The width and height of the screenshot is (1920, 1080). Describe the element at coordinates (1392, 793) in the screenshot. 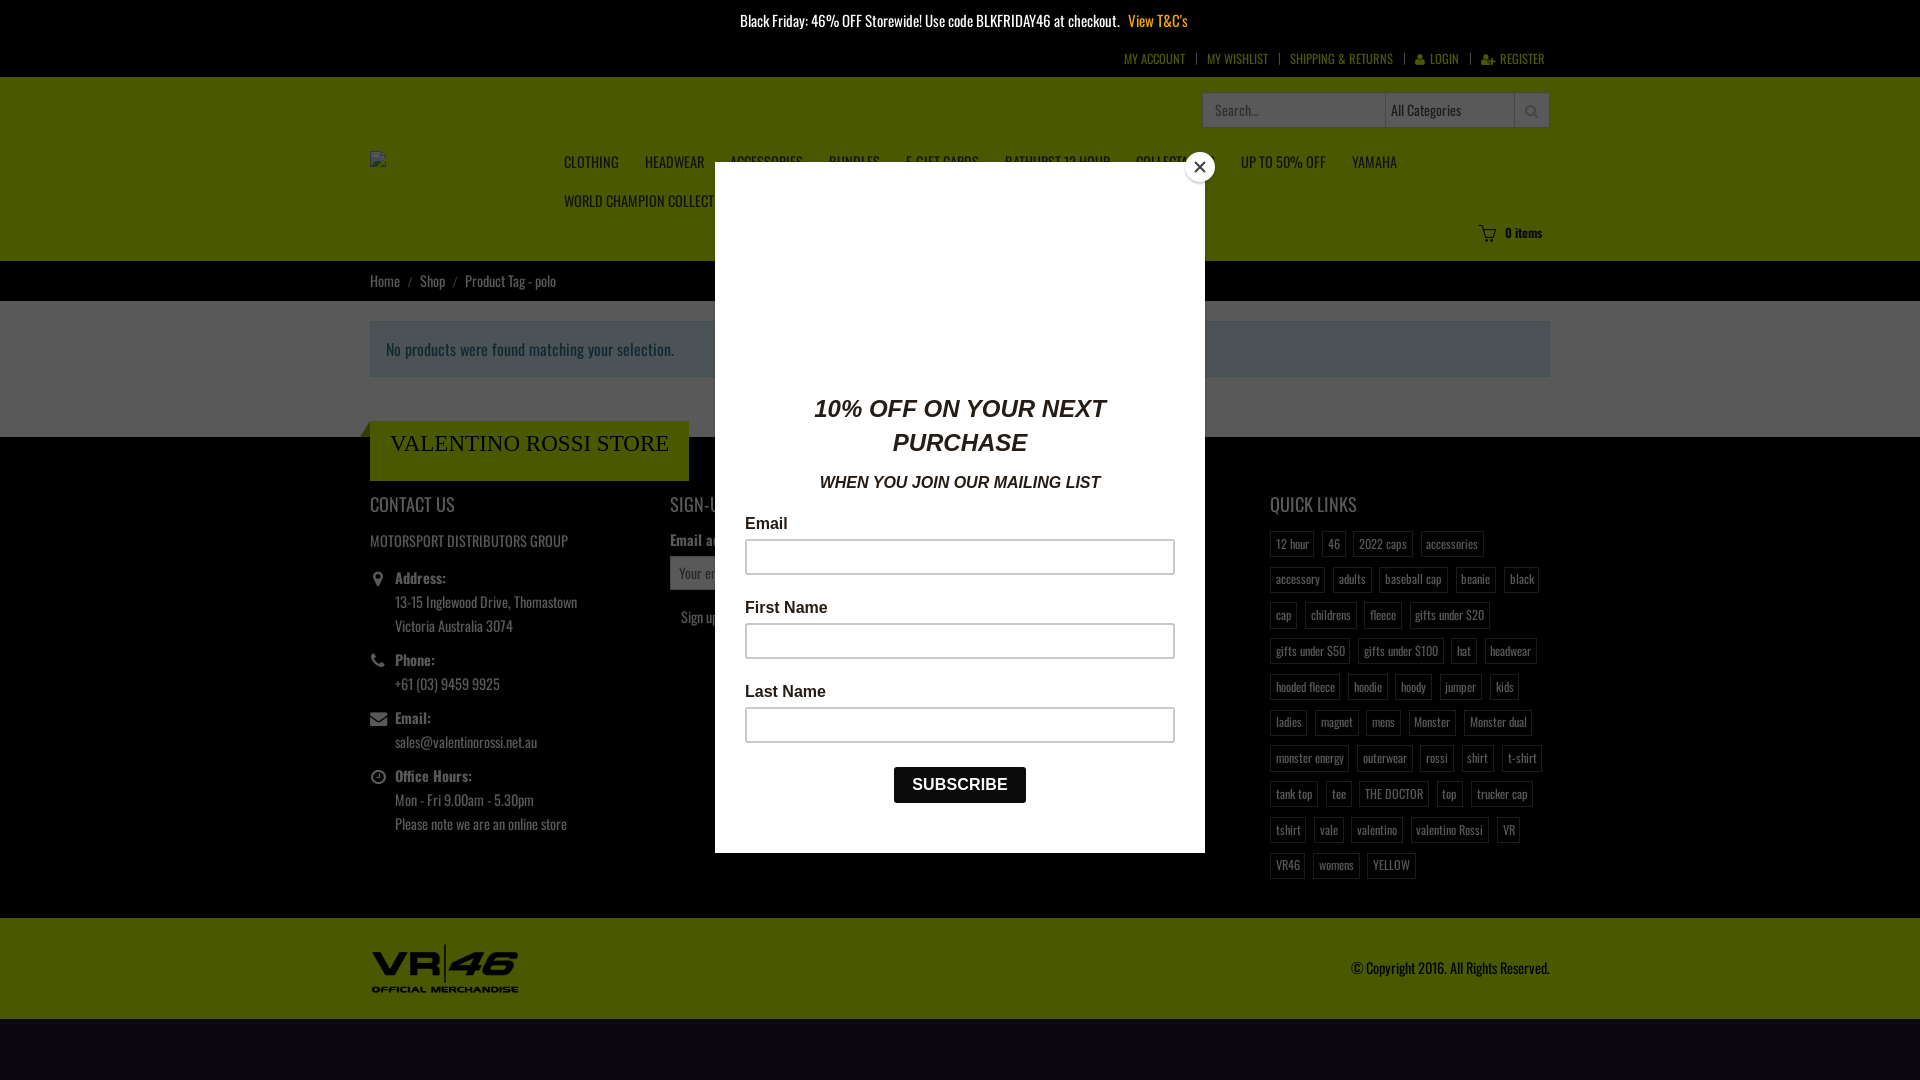

I see `'THE DOCTOR'` at that location.